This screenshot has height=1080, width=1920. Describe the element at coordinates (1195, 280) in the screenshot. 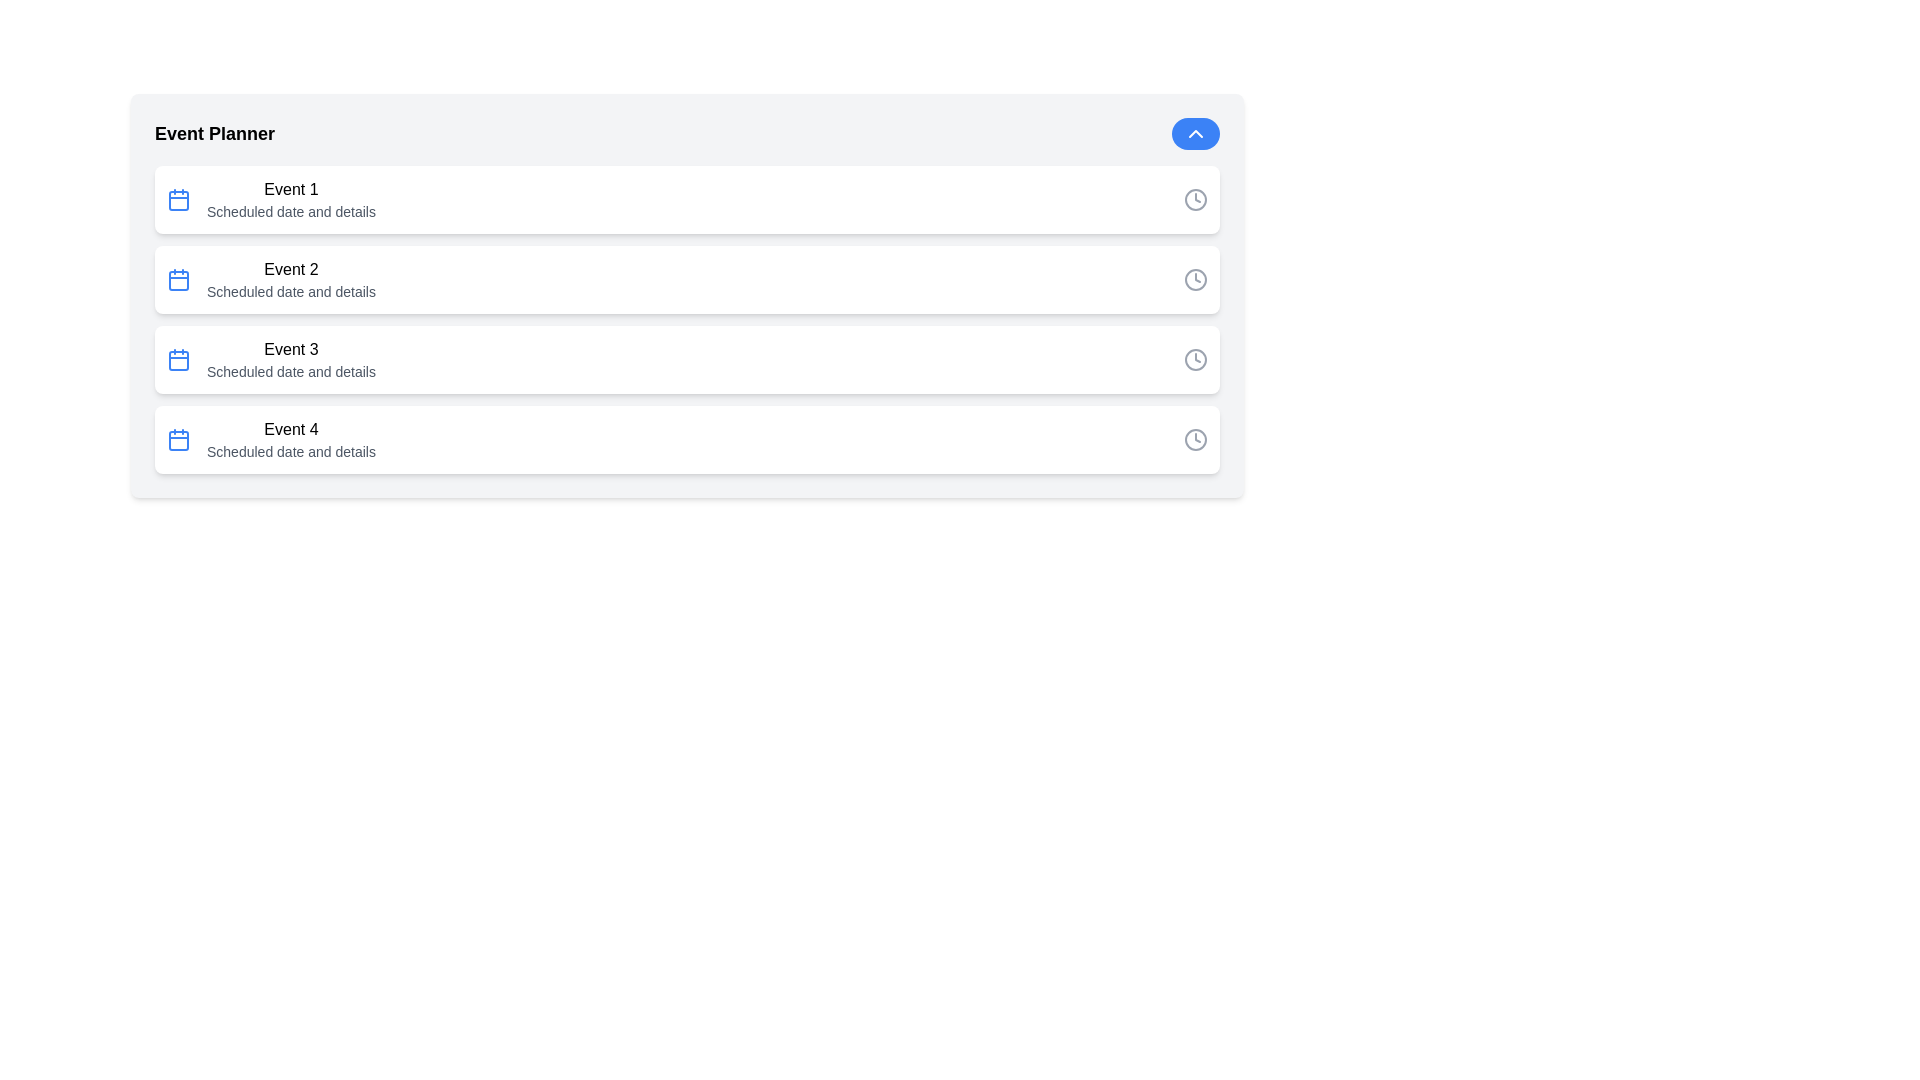

I see `the clock icon located in the second row labeled 'Event 2' of the Event Planner, which represents the scheduled time for the event` at that location.